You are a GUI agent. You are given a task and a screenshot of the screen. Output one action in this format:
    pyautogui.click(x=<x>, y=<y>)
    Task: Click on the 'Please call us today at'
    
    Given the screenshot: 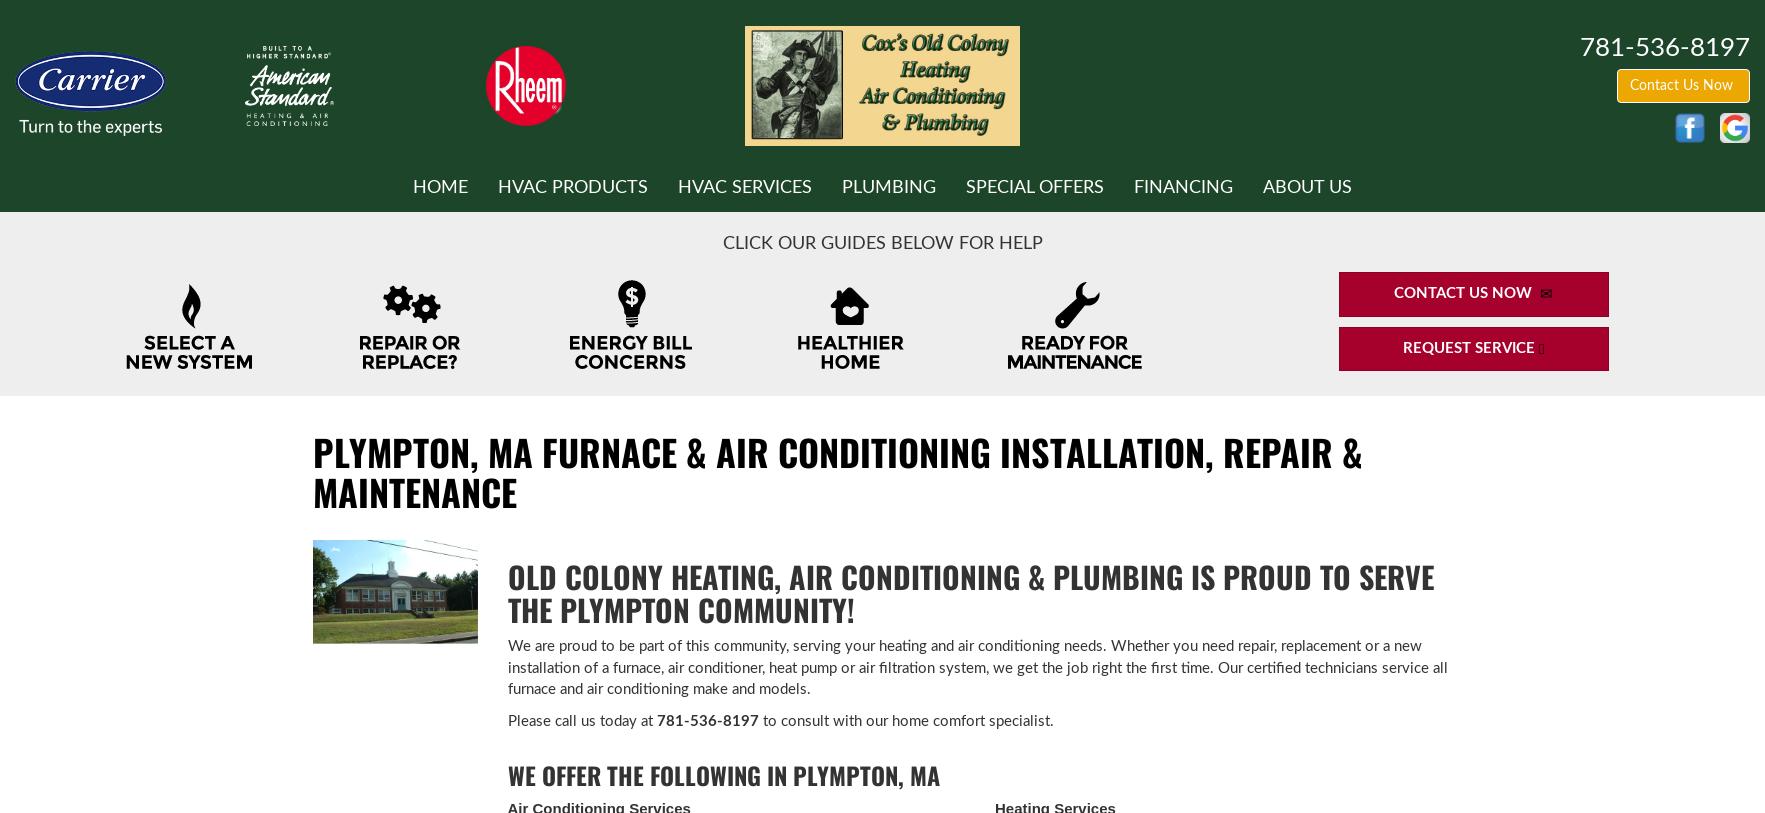 What is the action you would take?
    pyautogui.click(x=580, y=720)
    